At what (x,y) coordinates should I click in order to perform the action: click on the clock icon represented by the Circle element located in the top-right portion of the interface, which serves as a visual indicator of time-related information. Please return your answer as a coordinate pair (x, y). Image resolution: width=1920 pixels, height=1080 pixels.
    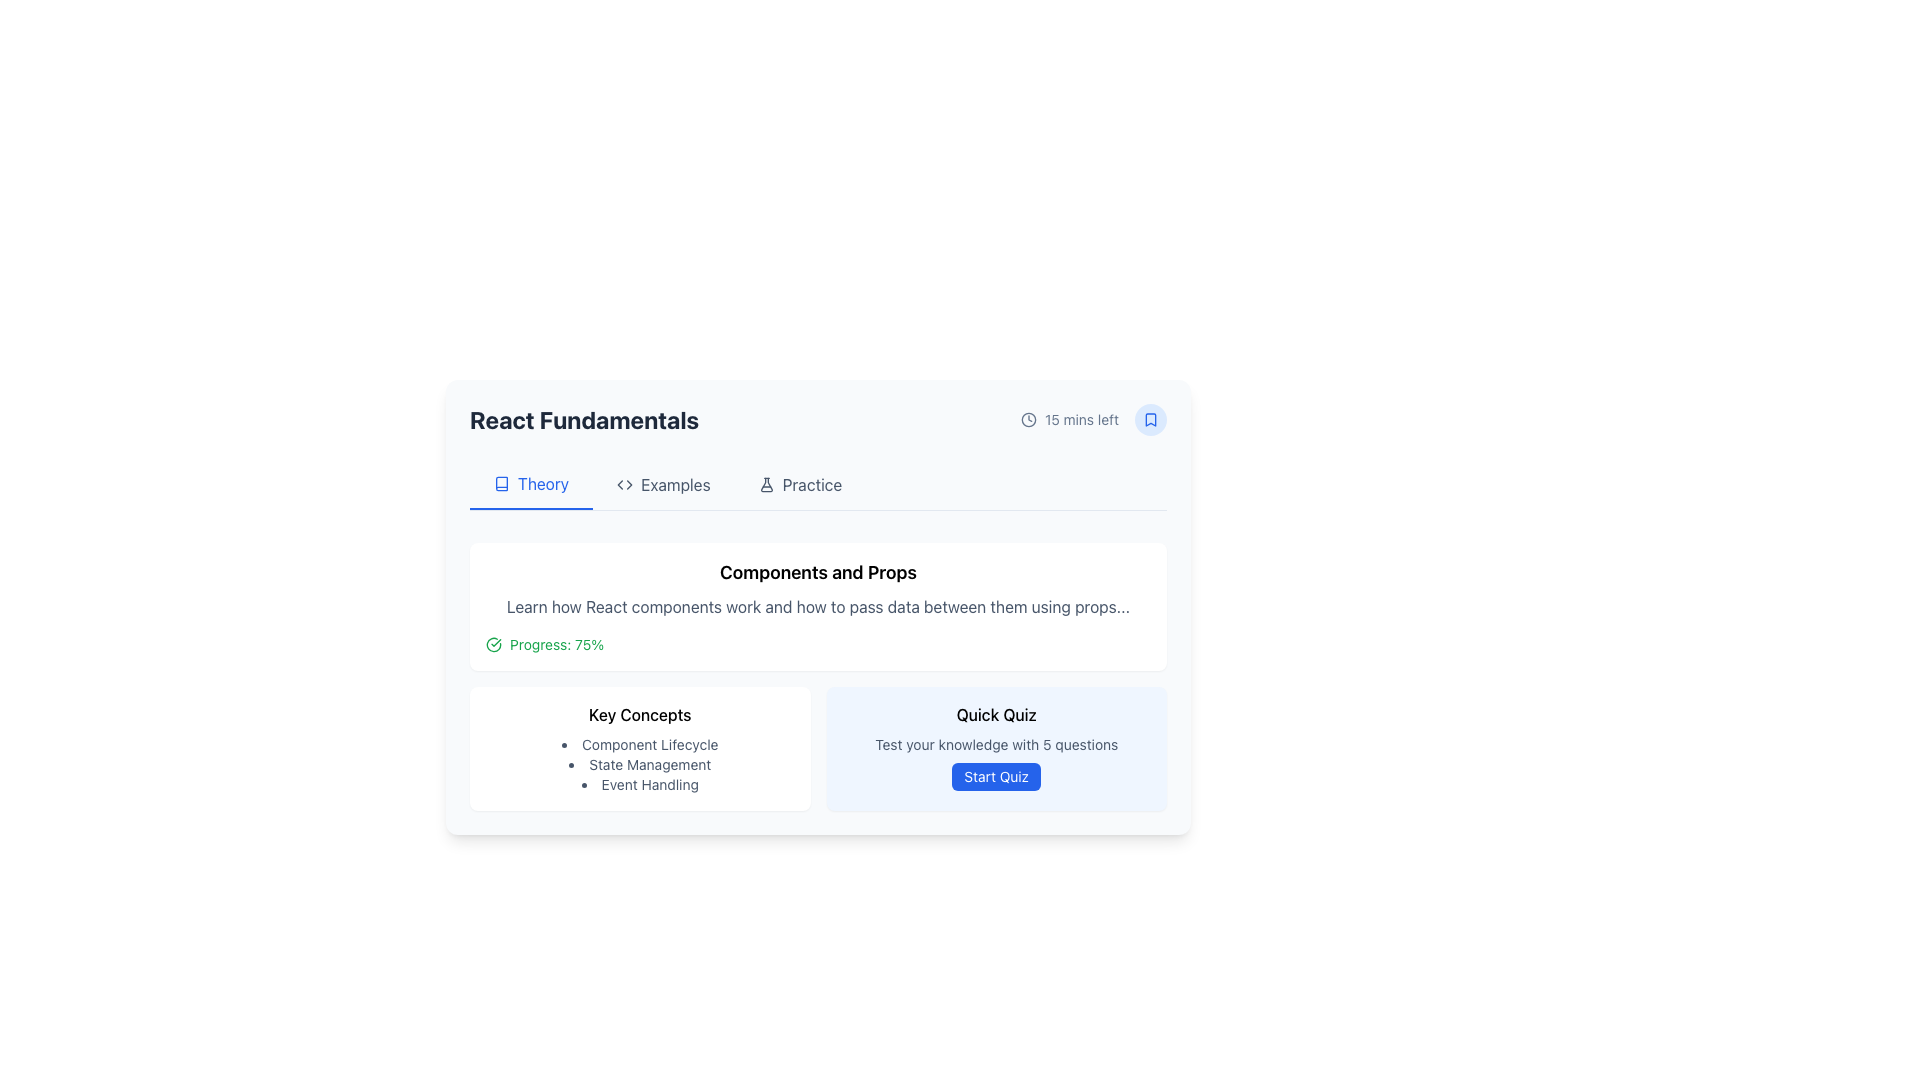
    Looking at the image, I should click on (1028, 419).